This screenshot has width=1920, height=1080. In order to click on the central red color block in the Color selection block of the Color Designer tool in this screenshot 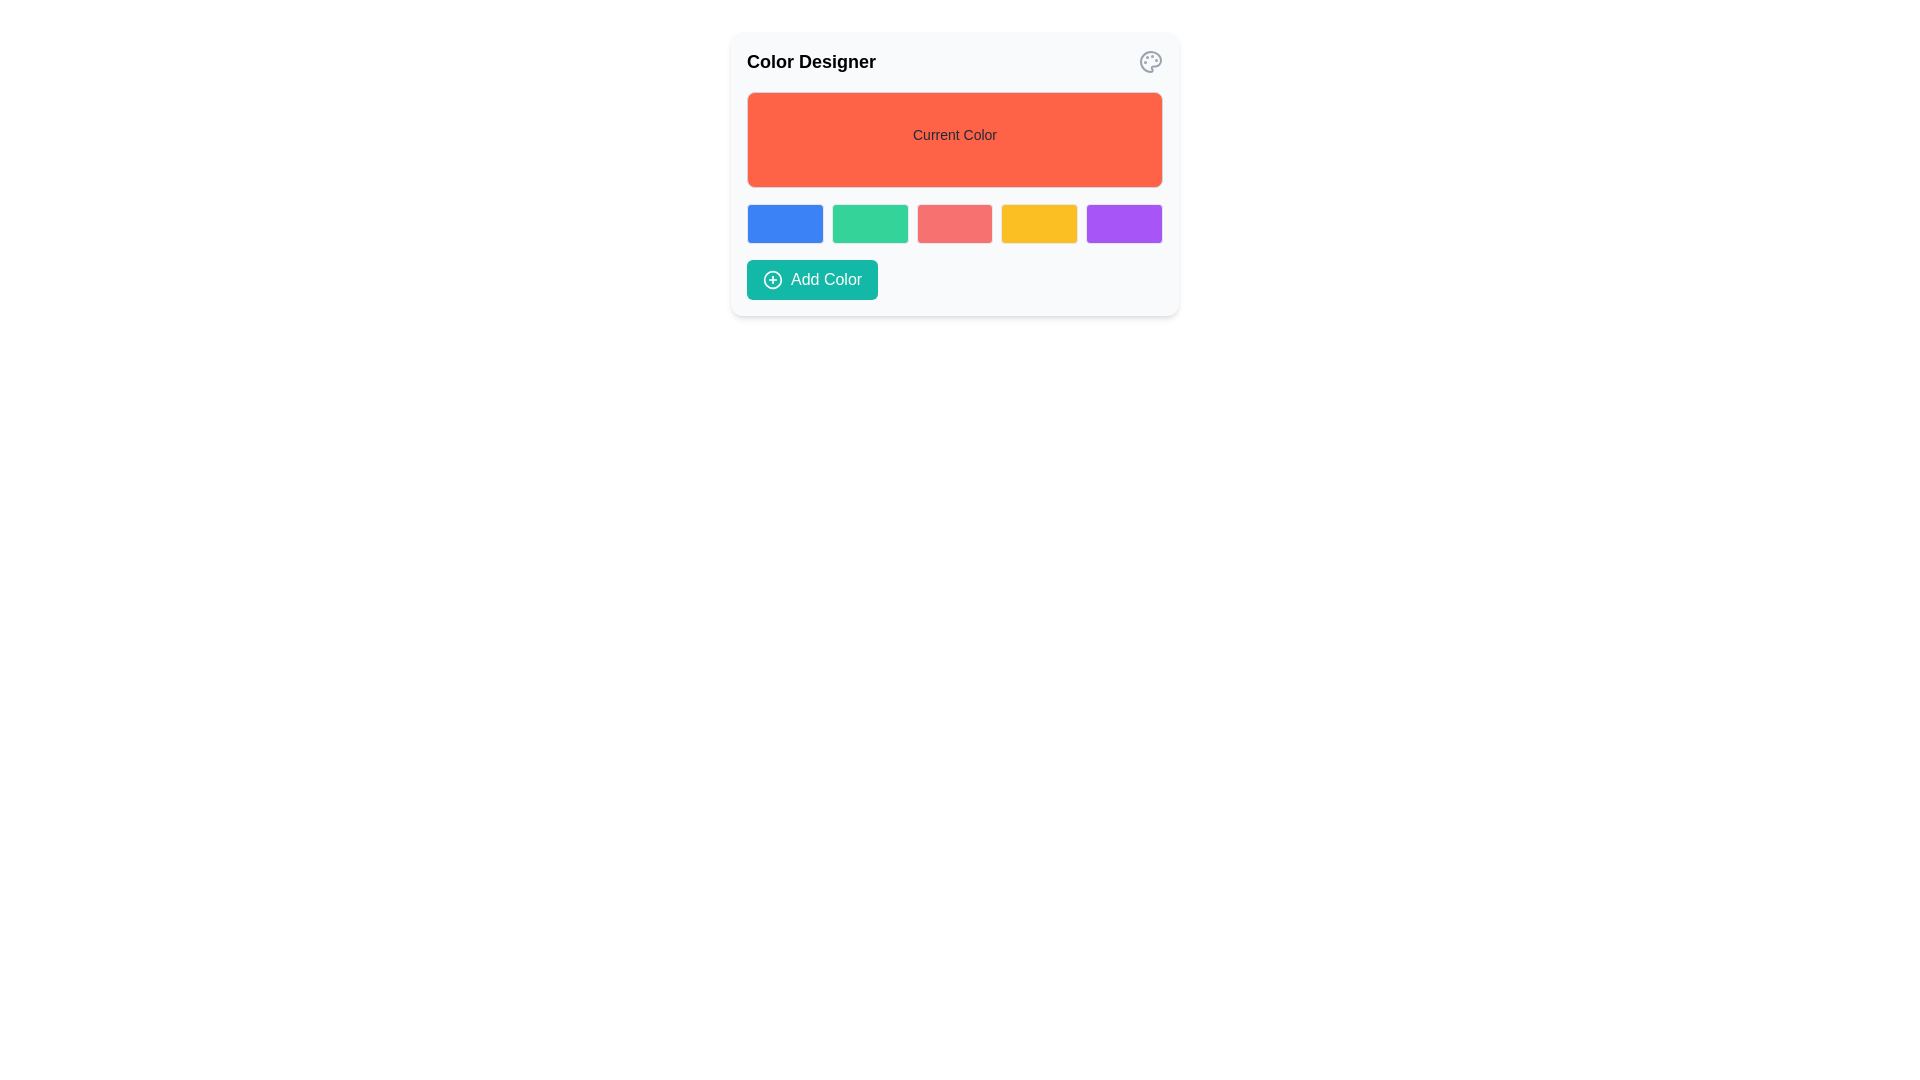, I will do `click(954, 223)`.